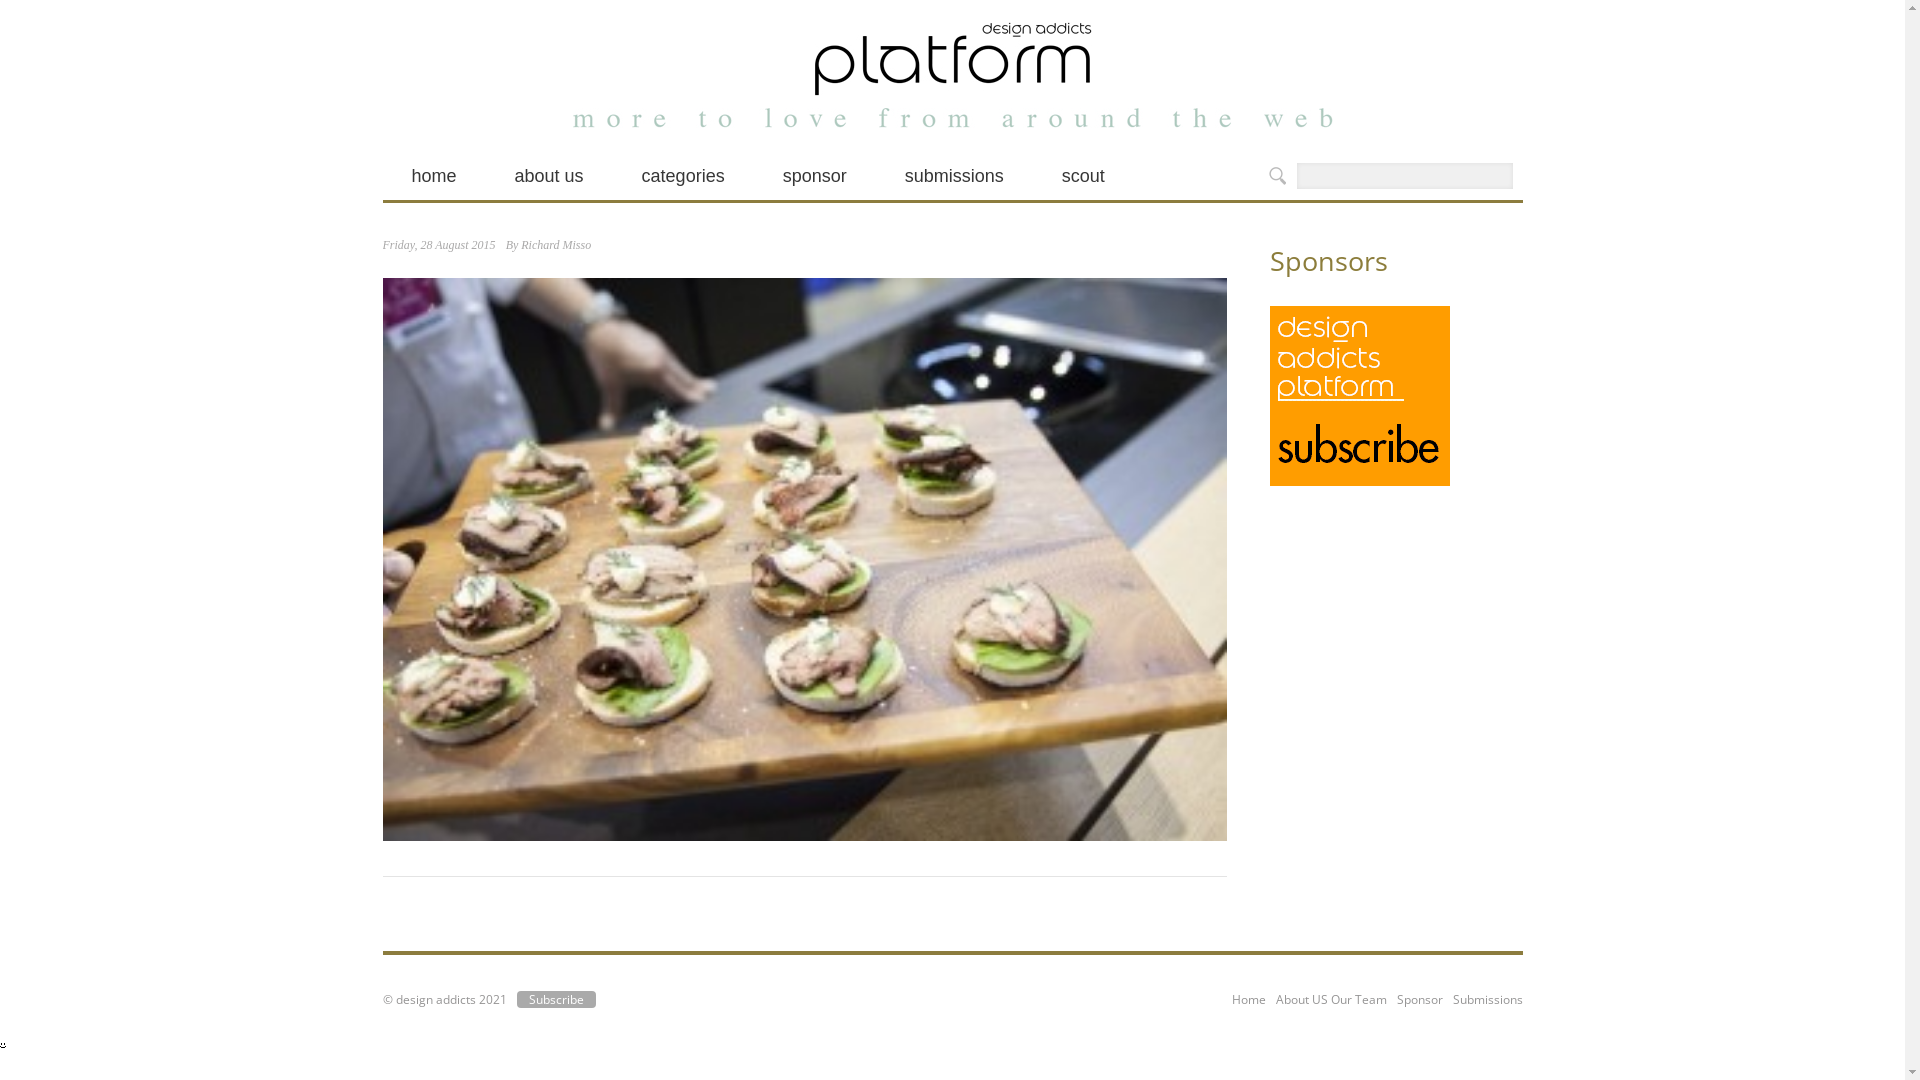 This screenshot has width=1920, height=1080. Describe the element at coordinates (683, 175) in the screenshot. I see `'categories'` at that location.